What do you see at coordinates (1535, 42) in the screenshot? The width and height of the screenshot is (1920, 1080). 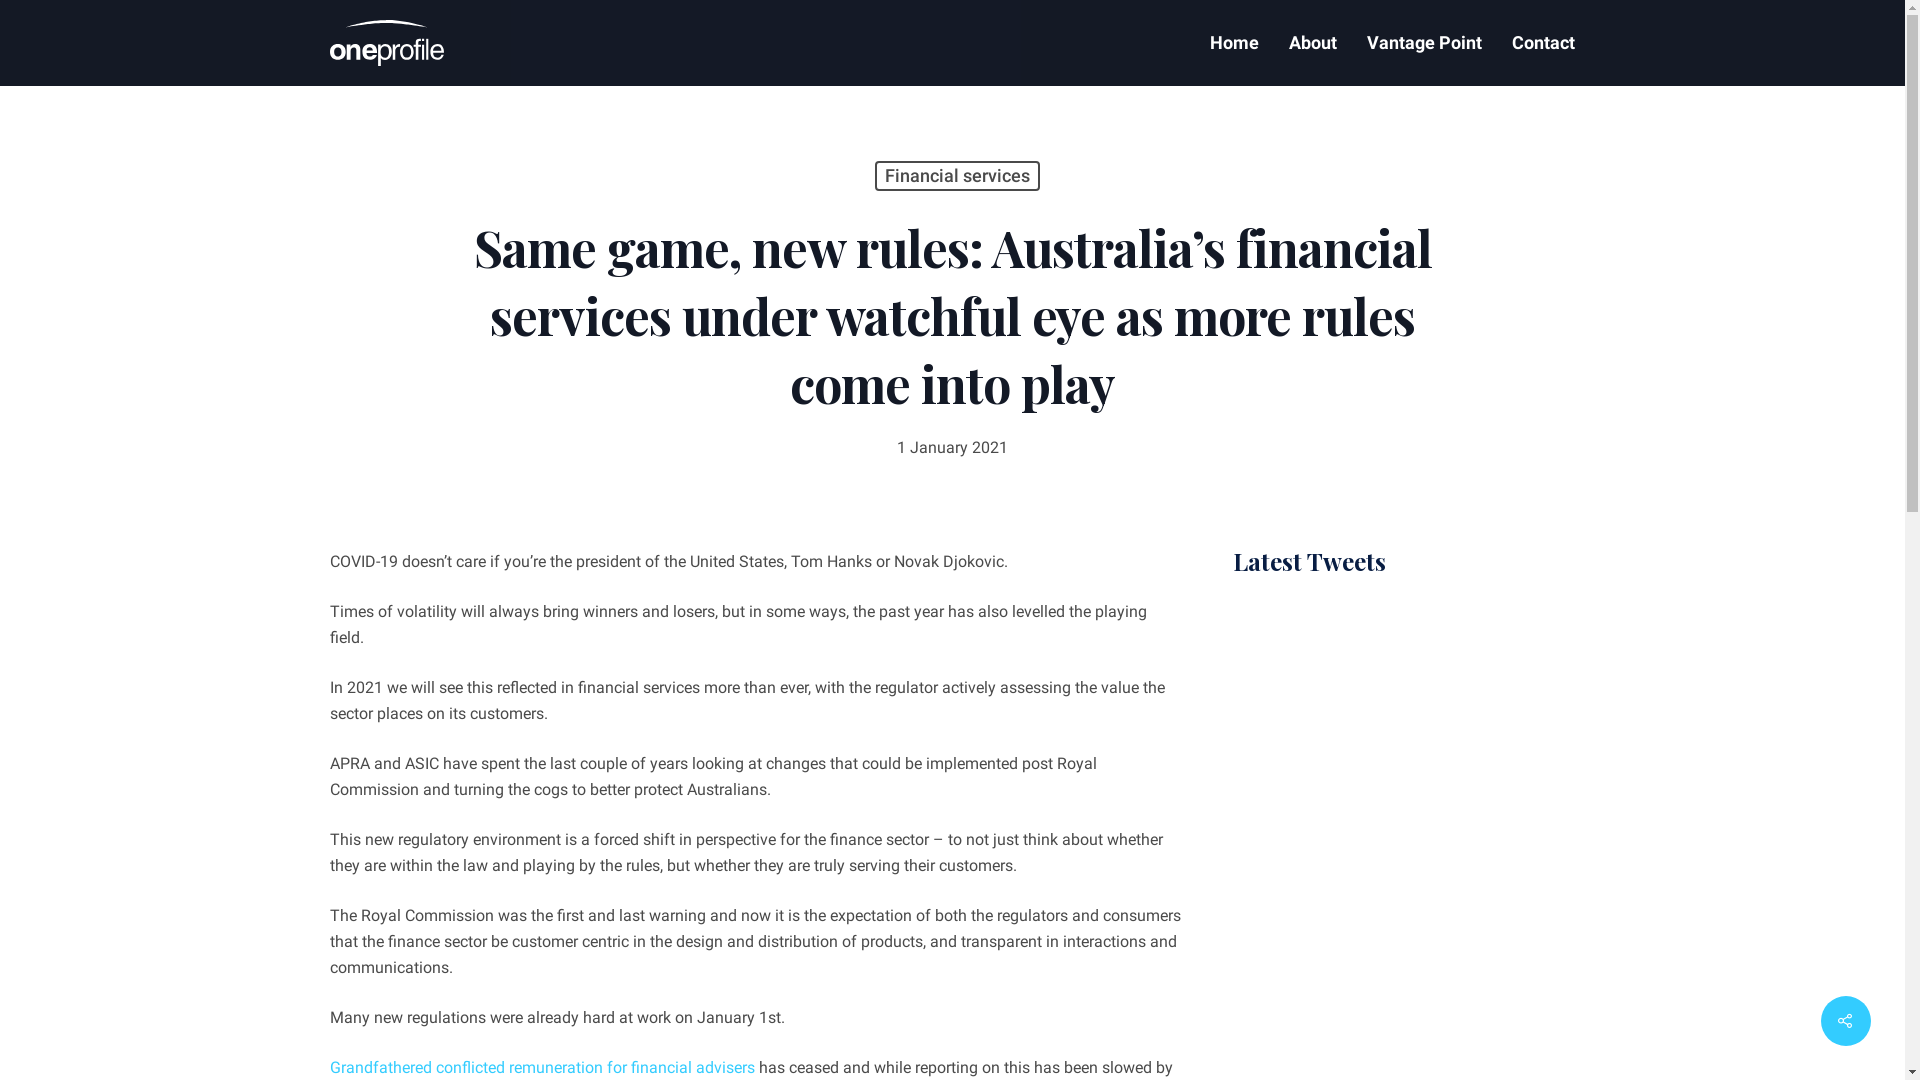 I see `'Contact'` at bounding box center [1535, 42].